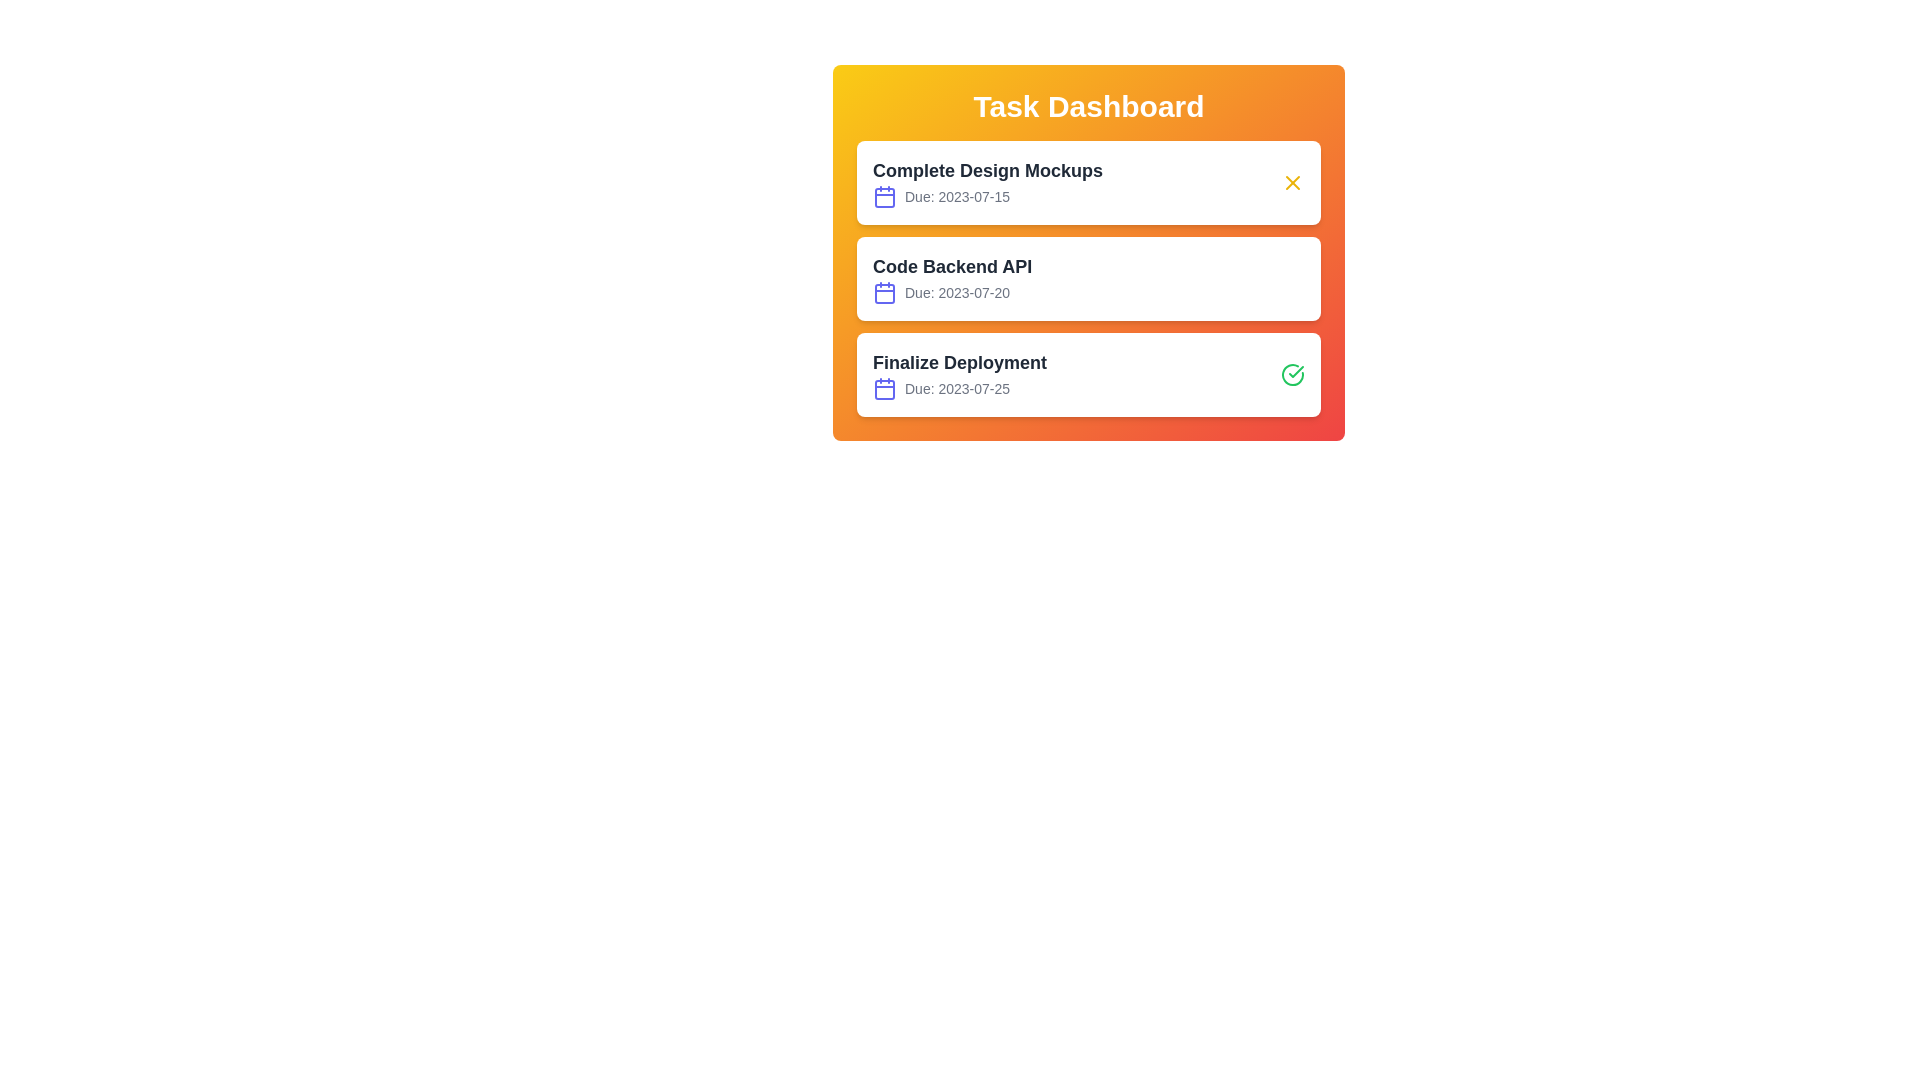 This screenshot has height=1080, width=1920. Describe the element at coordinates (988, 169) in the screenshot. I see `the task title Complete Design Mockups` at that location.